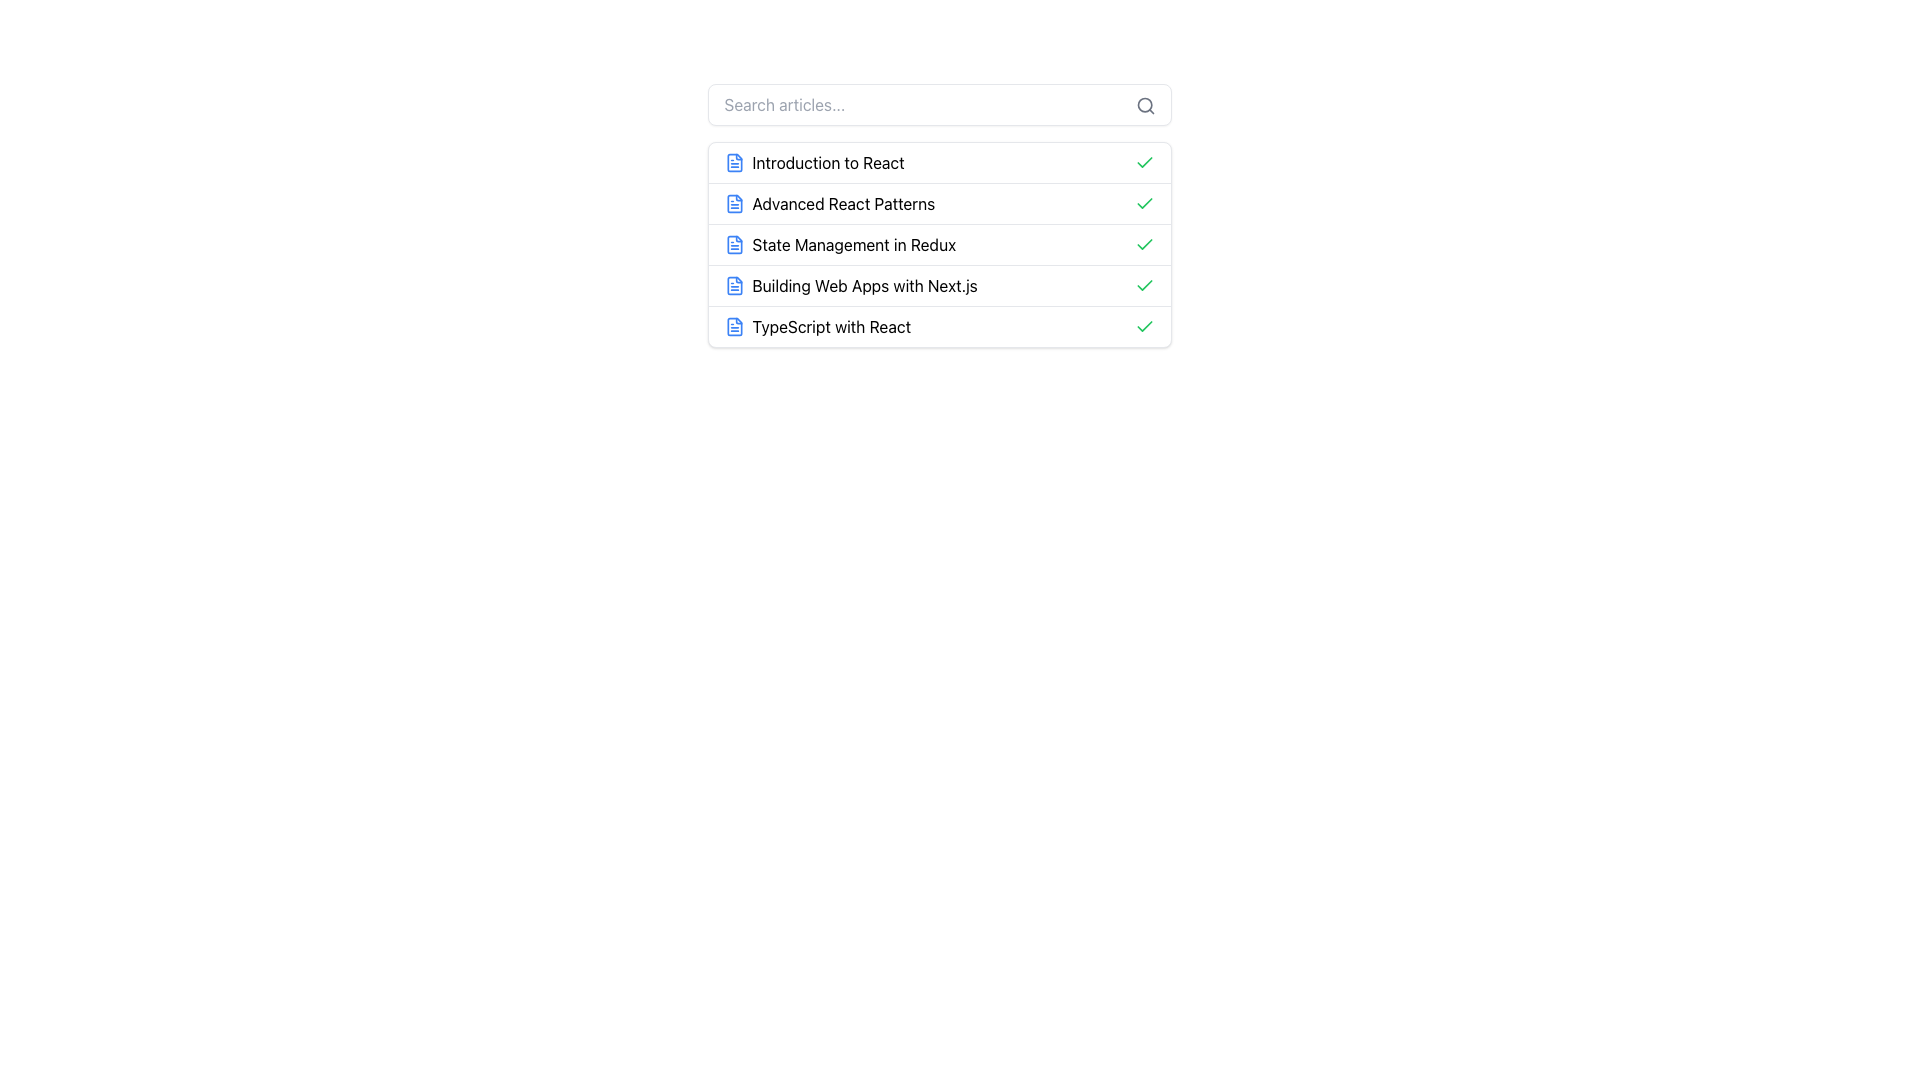 The height and width of the screenshot is (1080, 1920). What do you see at coordinates (814, 161) in the screenshot?
I see `the first List Item element titled 'Introduction to React' which is accompanied by a blue document icon, located directly under the search bar` at bounding box center [814, 161].